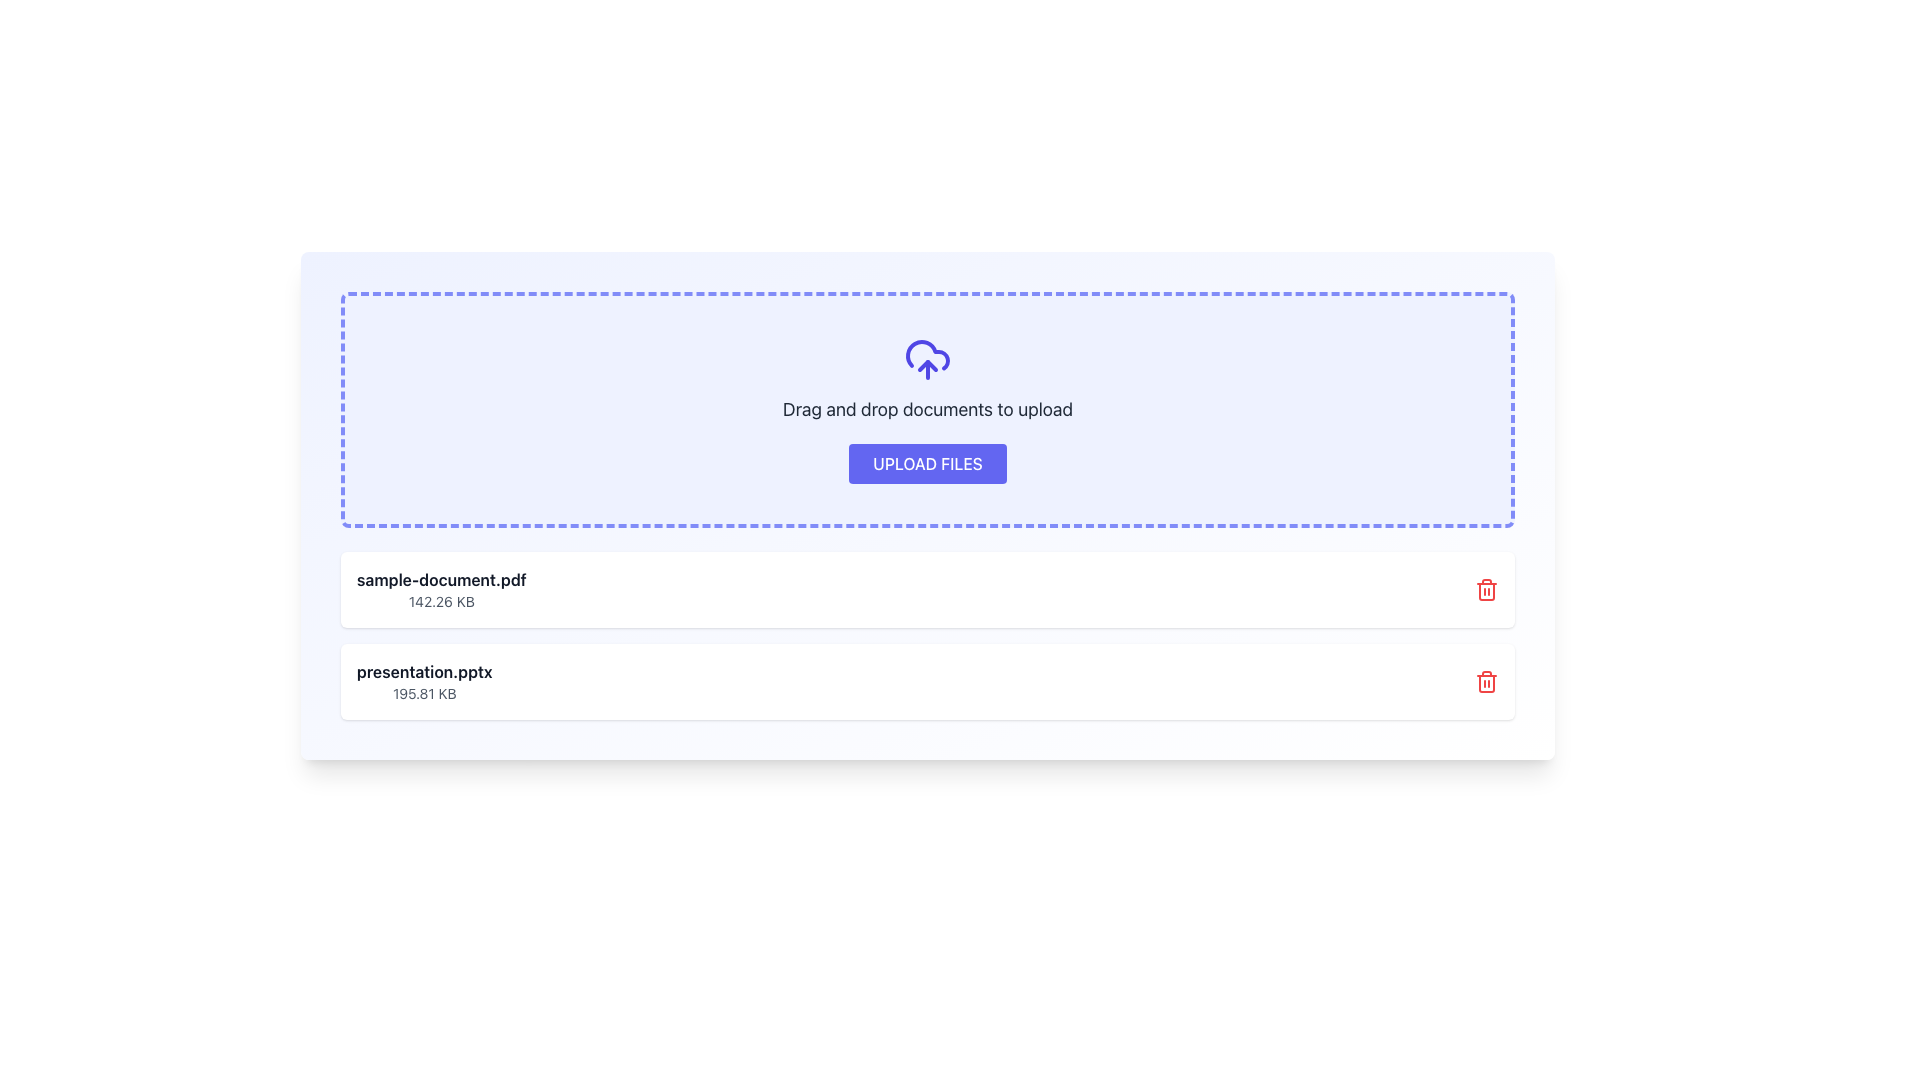 The image size is (1920, 1080). I want to click on the bold text label displaying the file name 'presentation.pptx', so click(423, 671).